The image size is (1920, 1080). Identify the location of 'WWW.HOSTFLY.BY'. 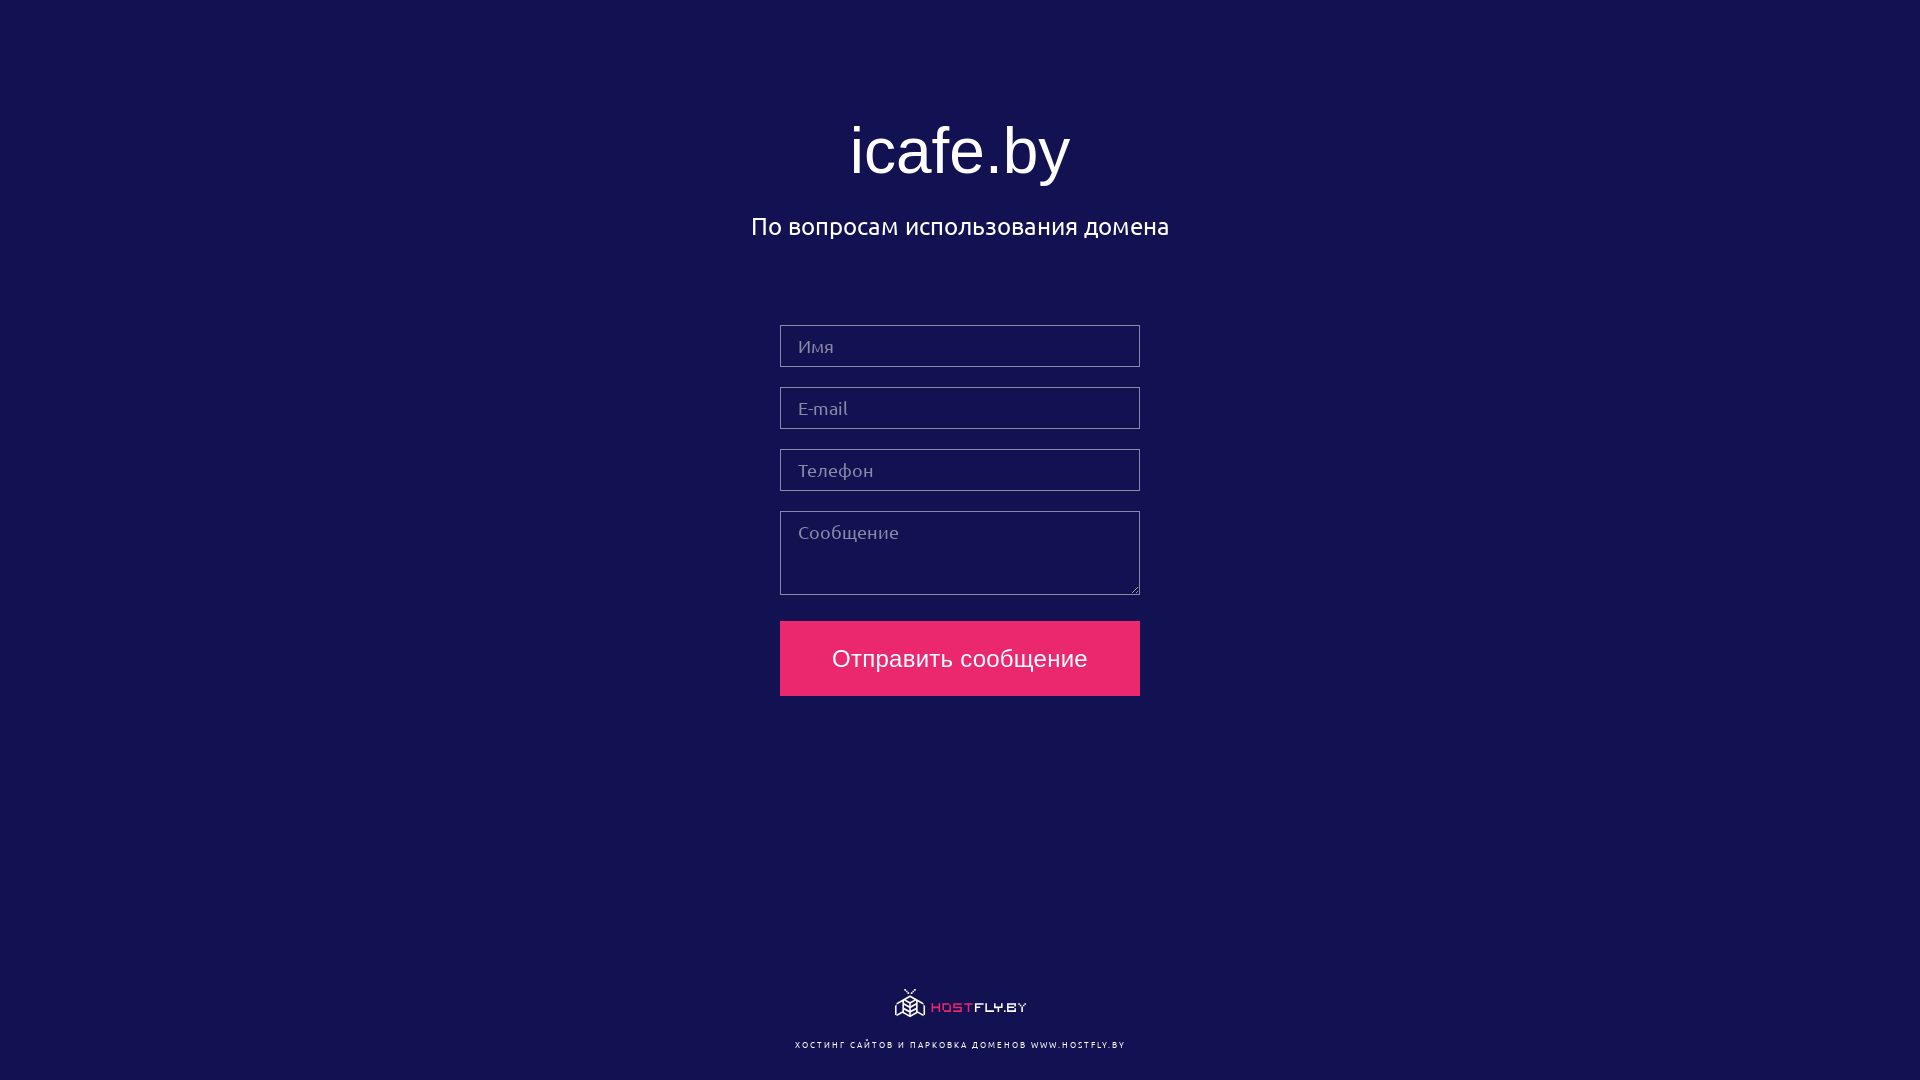
(1030, 1043).